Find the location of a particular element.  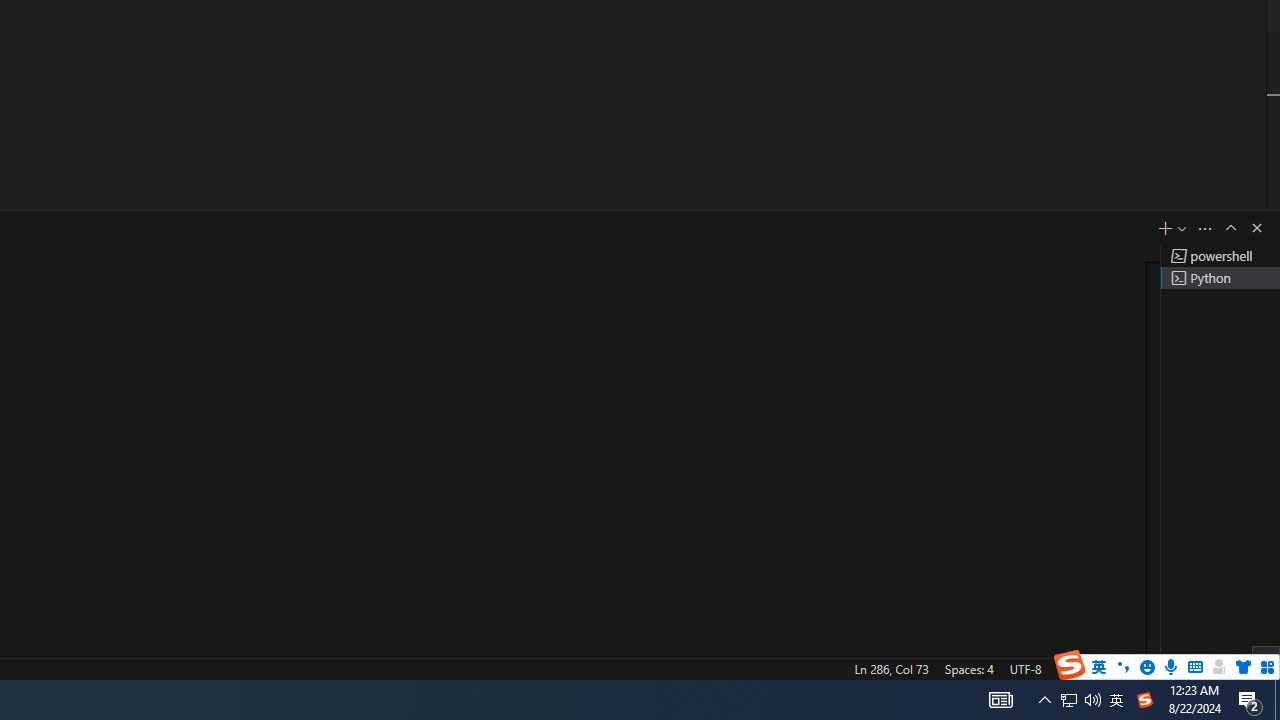

'Terminal 5 Python' is located at coordinates (1219, 277).